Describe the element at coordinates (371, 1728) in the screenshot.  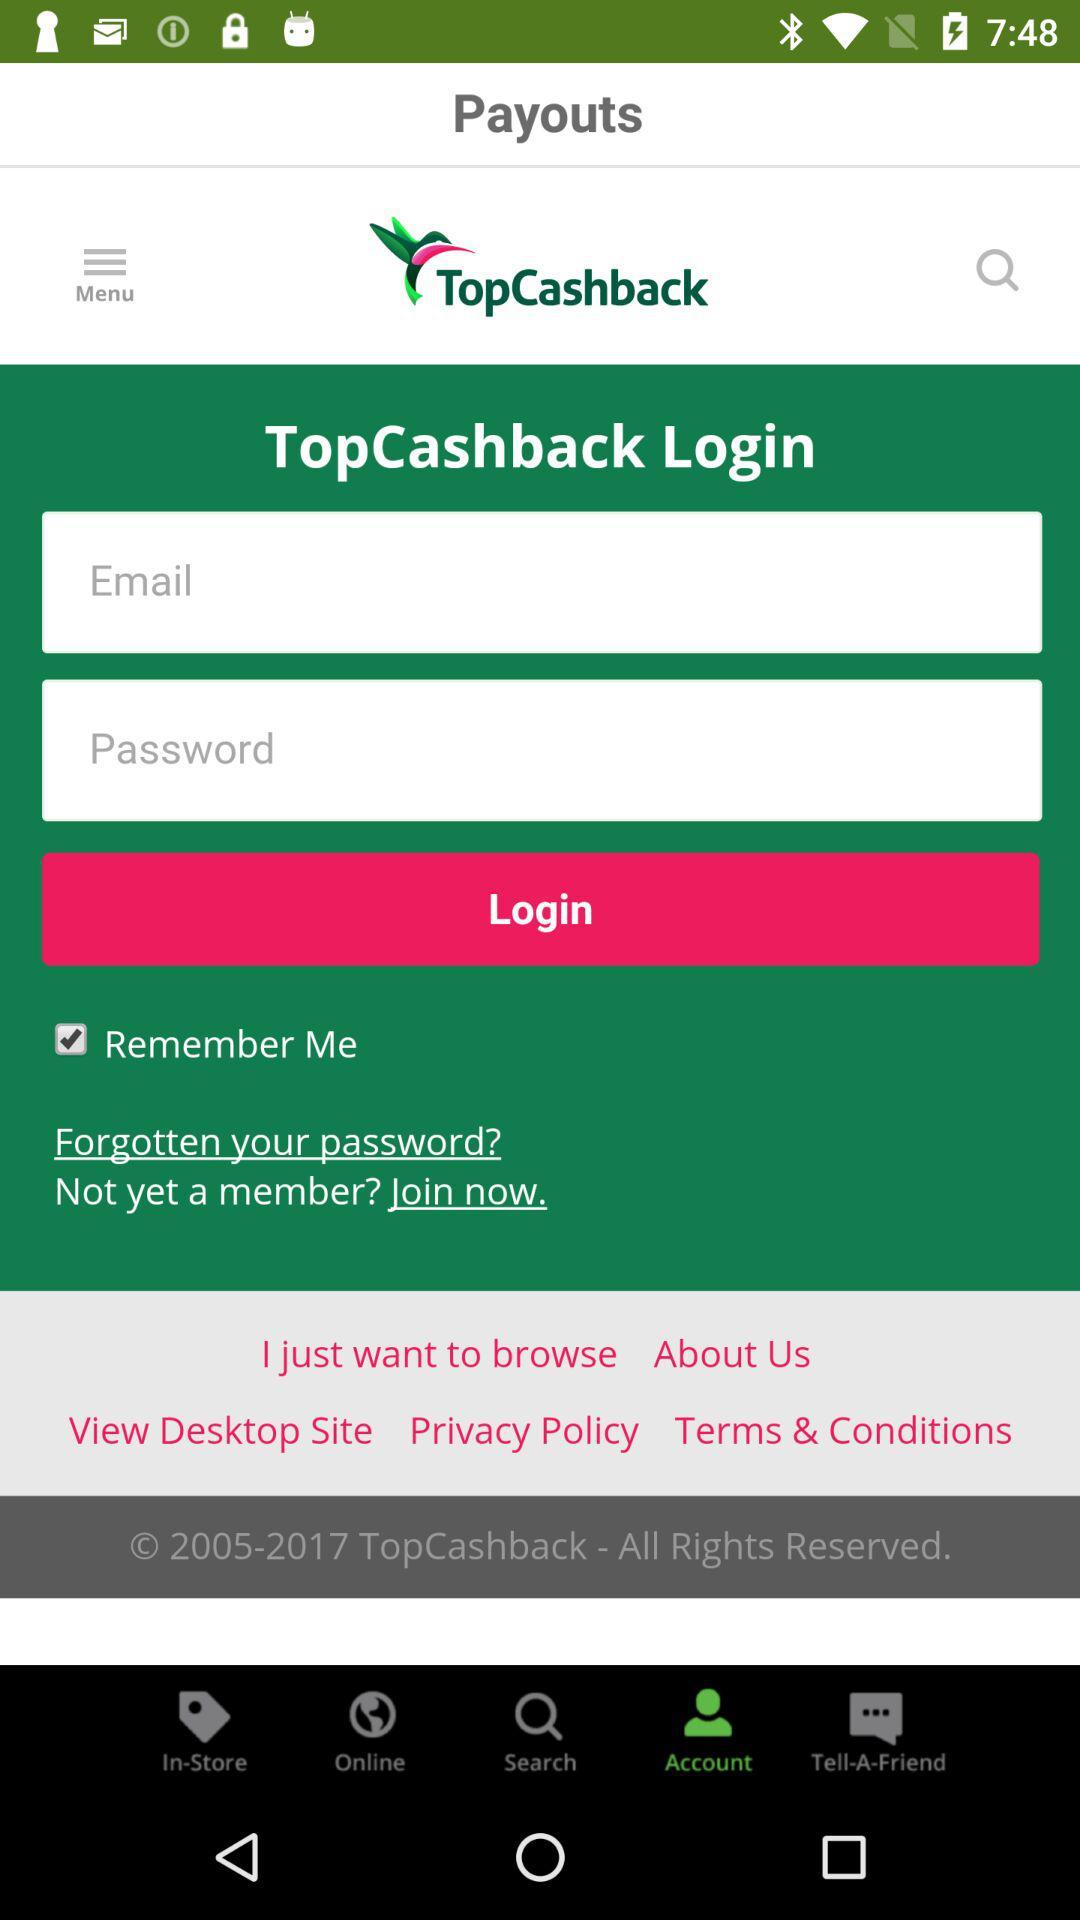
I see `search who is online` at that location.